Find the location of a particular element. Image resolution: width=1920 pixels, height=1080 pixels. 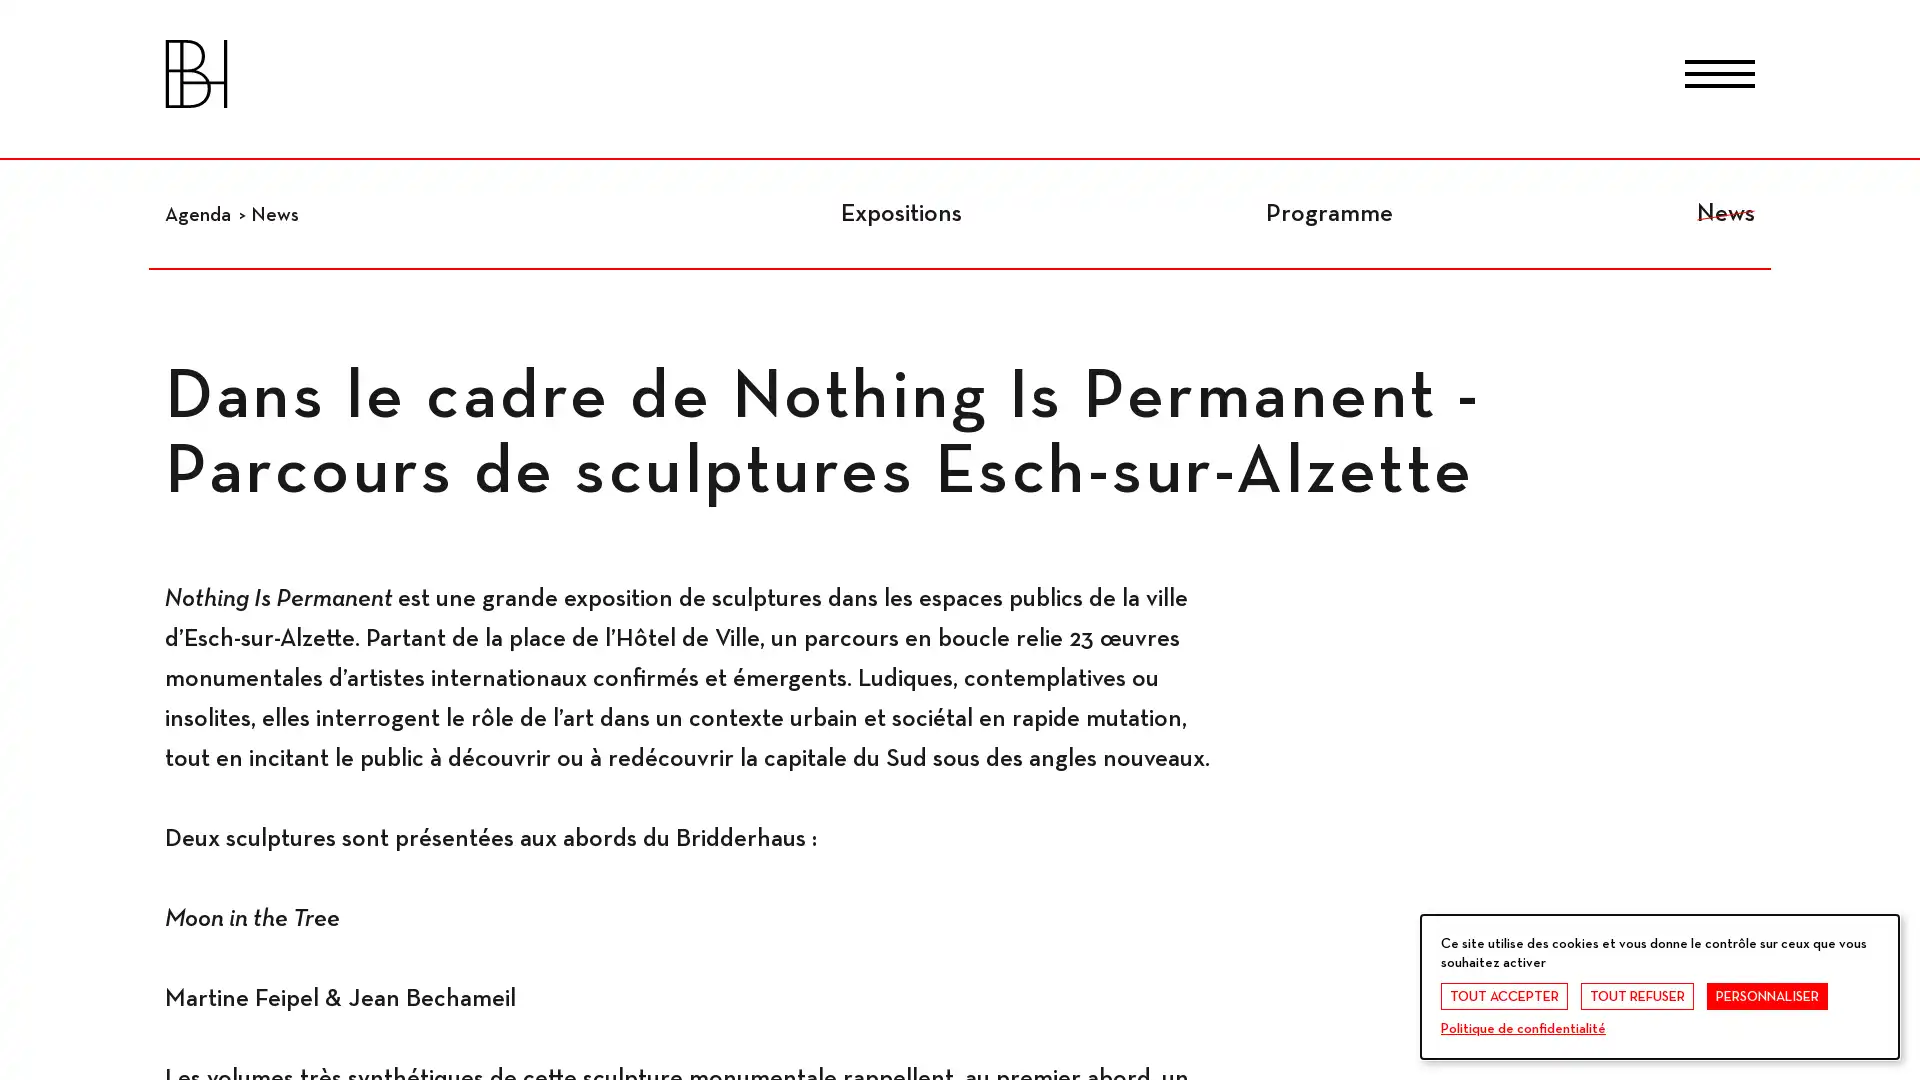

PERSONNALISER is located at coordinates (1767, 996).